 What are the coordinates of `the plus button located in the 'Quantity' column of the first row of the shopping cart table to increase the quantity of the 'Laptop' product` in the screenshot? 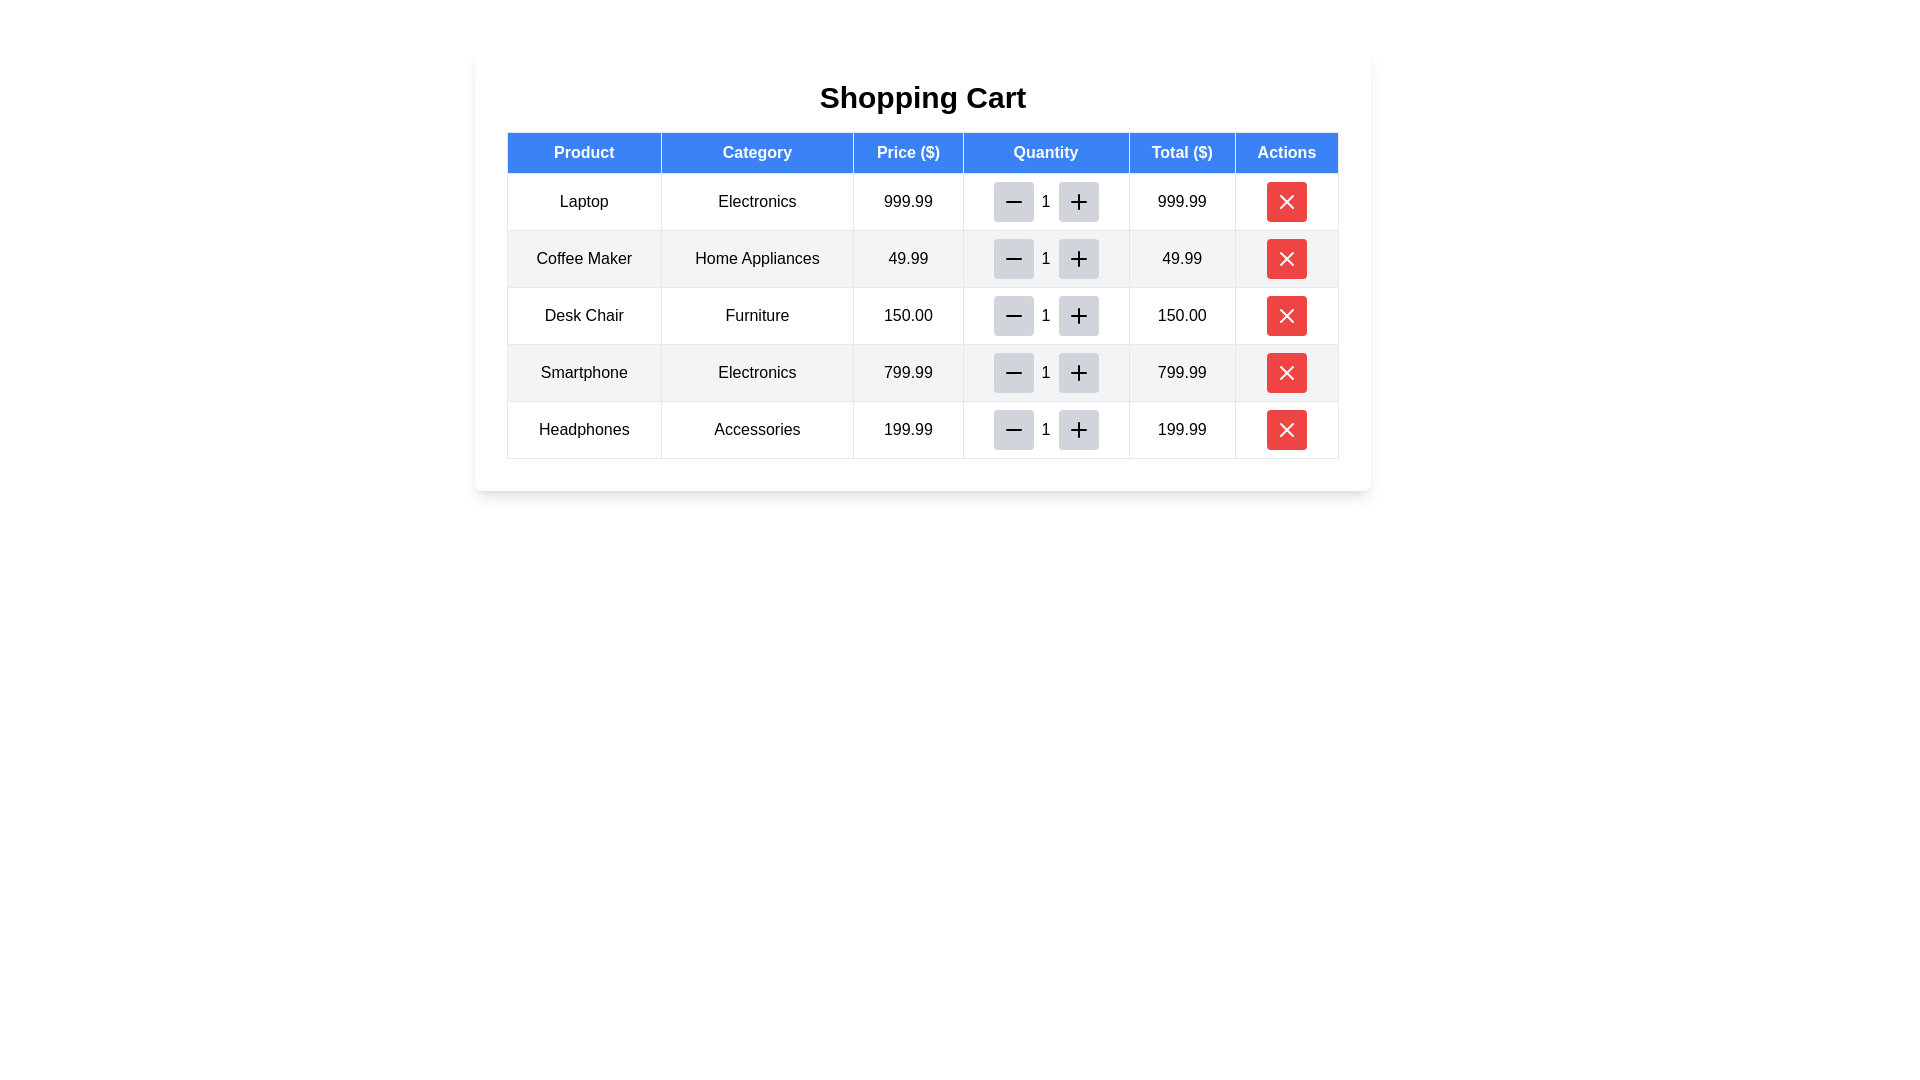 It's located at (1077, 201).